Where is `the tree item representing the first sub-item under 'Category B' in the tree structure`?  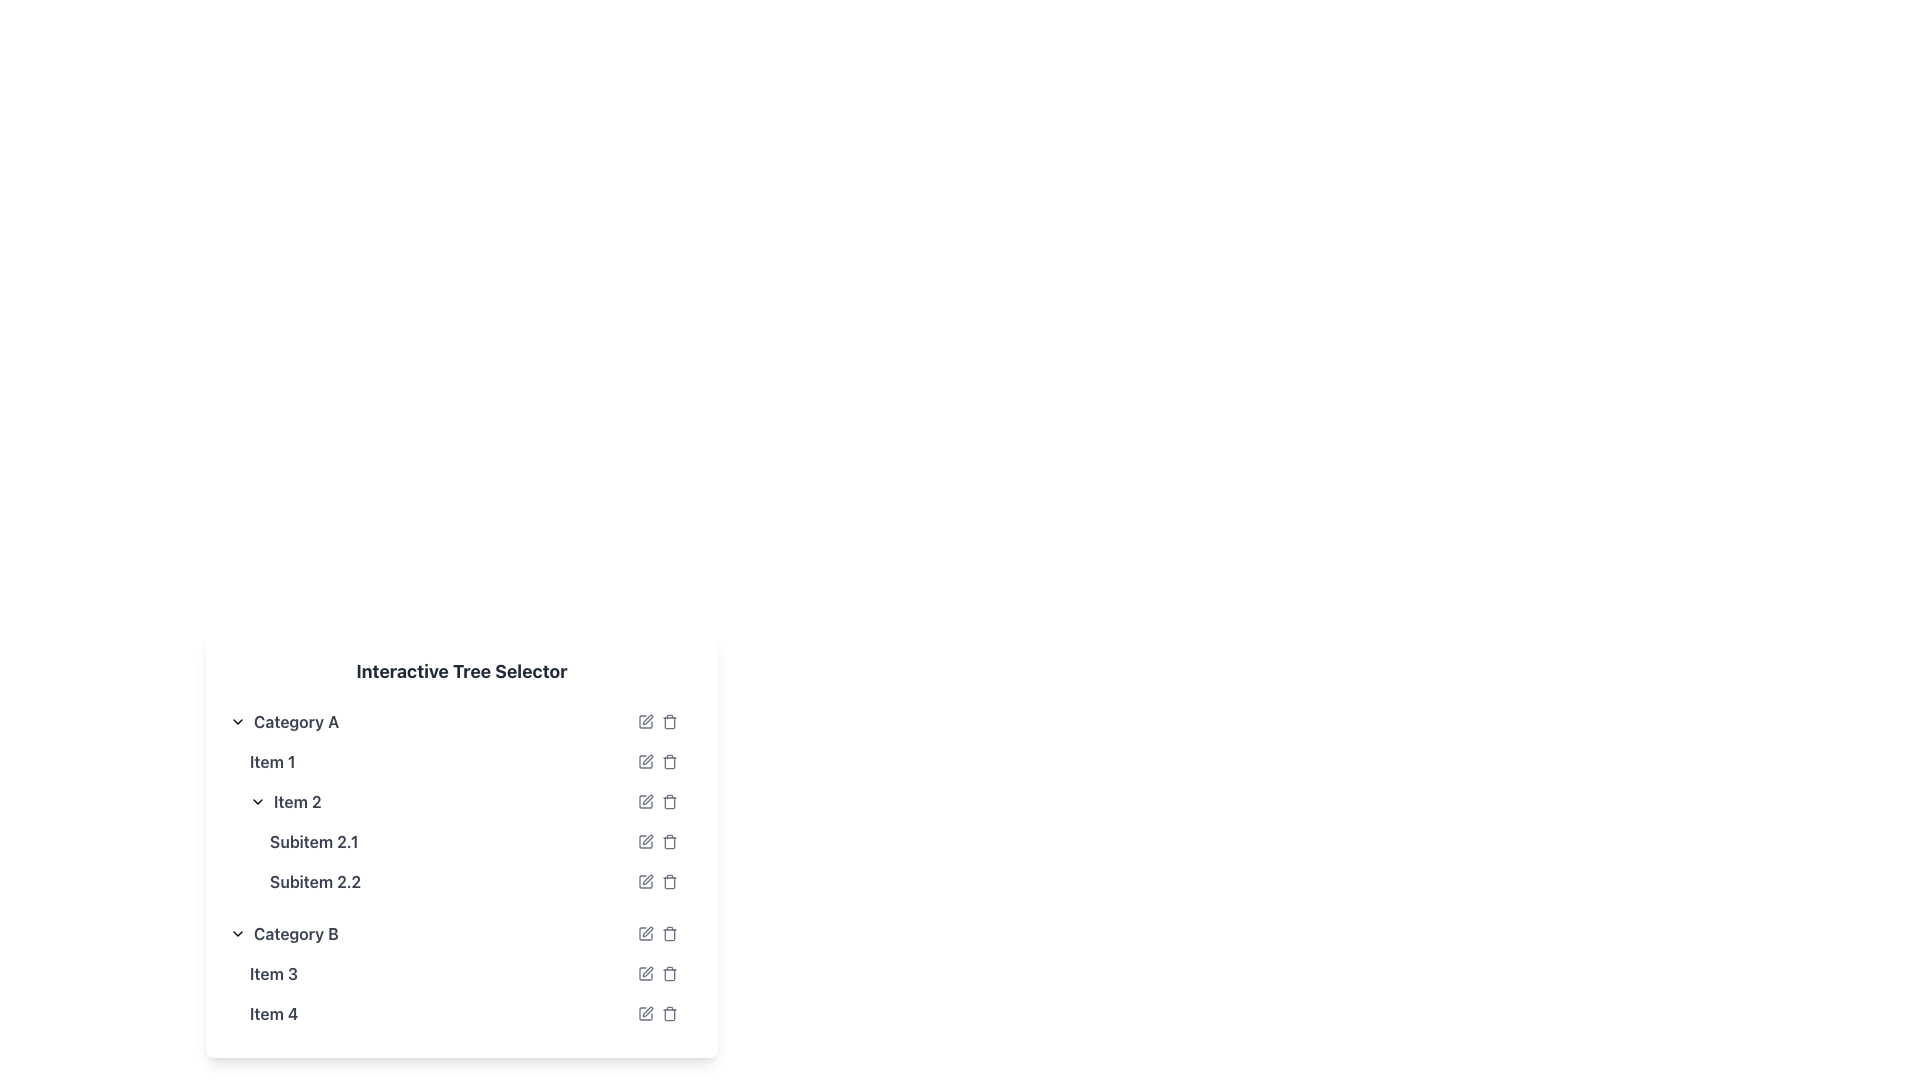
the tree item representing the first sub-item under 'Category B' in the tree structure is located at coordinates (460, 973).